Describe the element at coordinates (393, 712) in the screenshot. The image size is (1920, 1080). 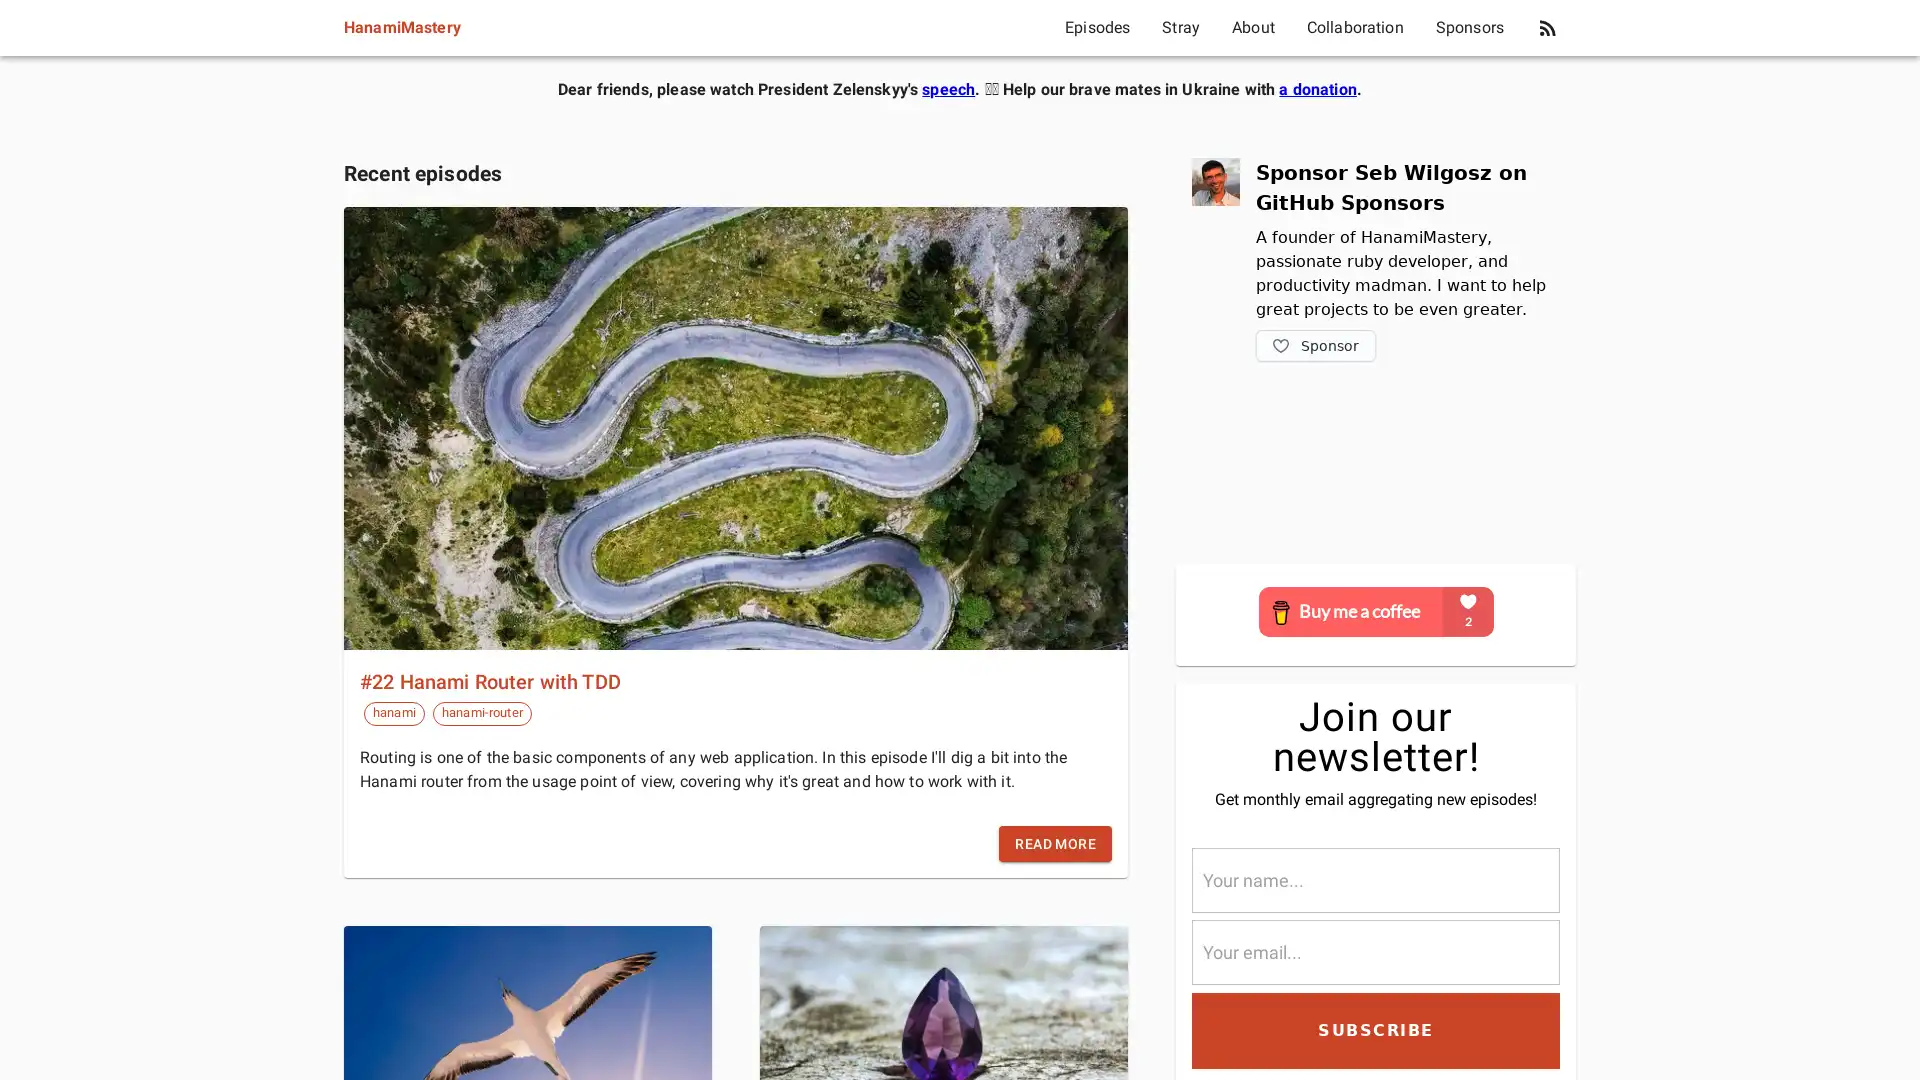
I see `hanami` at that location.